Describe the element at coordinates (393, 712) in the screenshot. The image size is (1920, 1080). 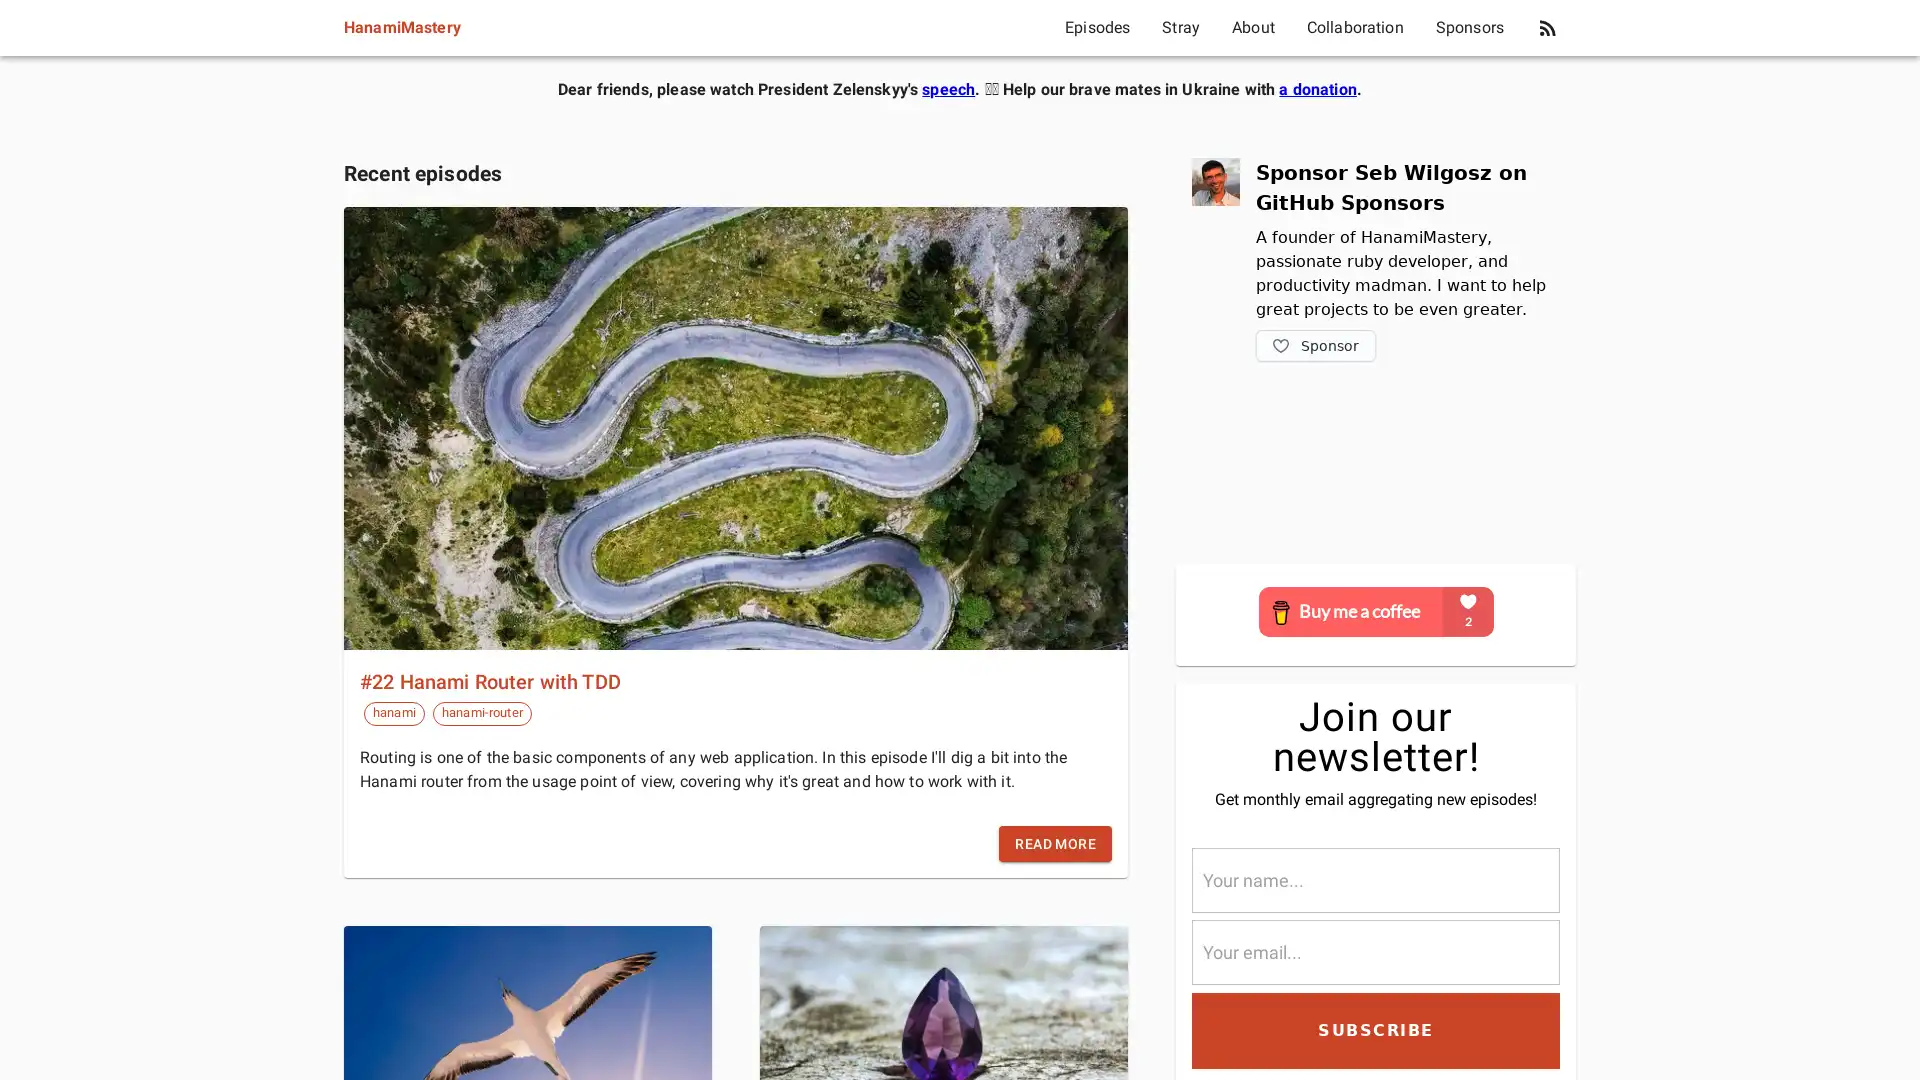
I see `hanami` at that location.